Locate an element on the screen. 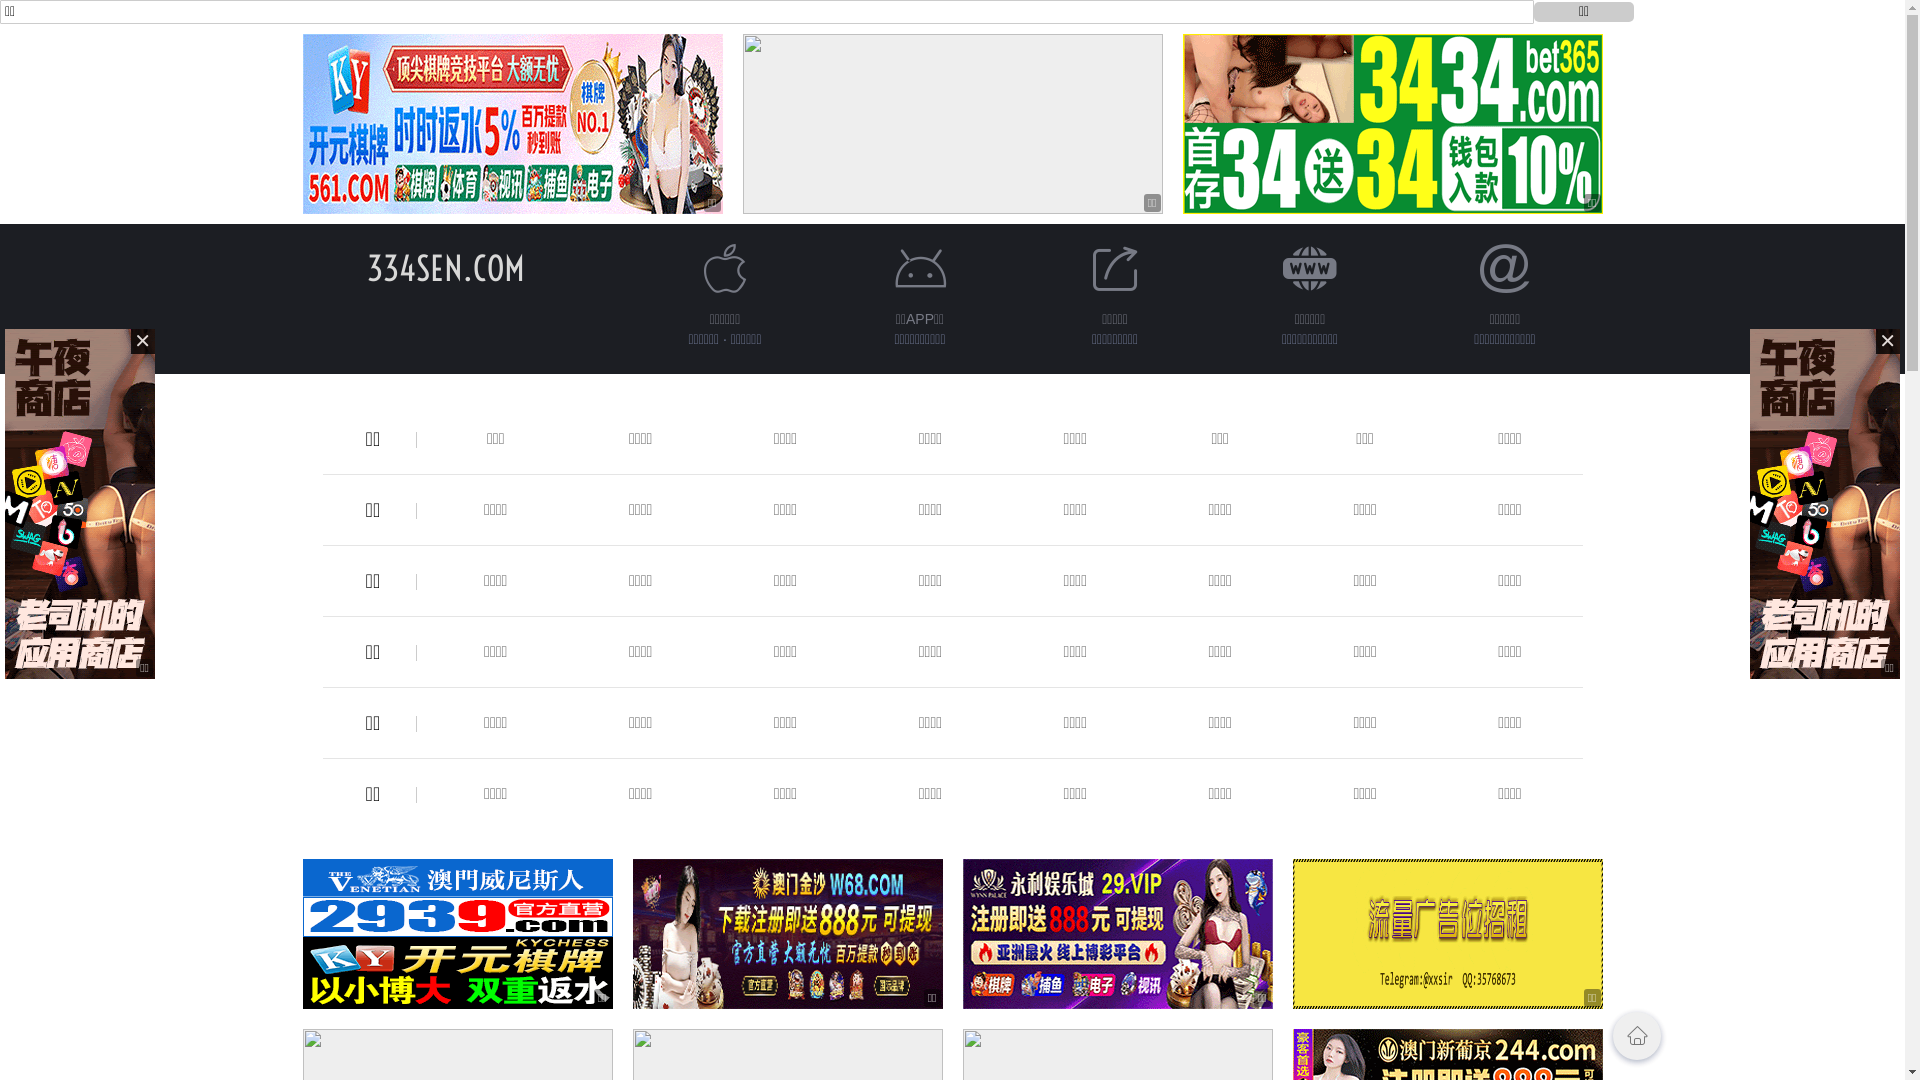 The image size is (1920, 1080). '334SEN.COM' is located at coordinates (365, 267).